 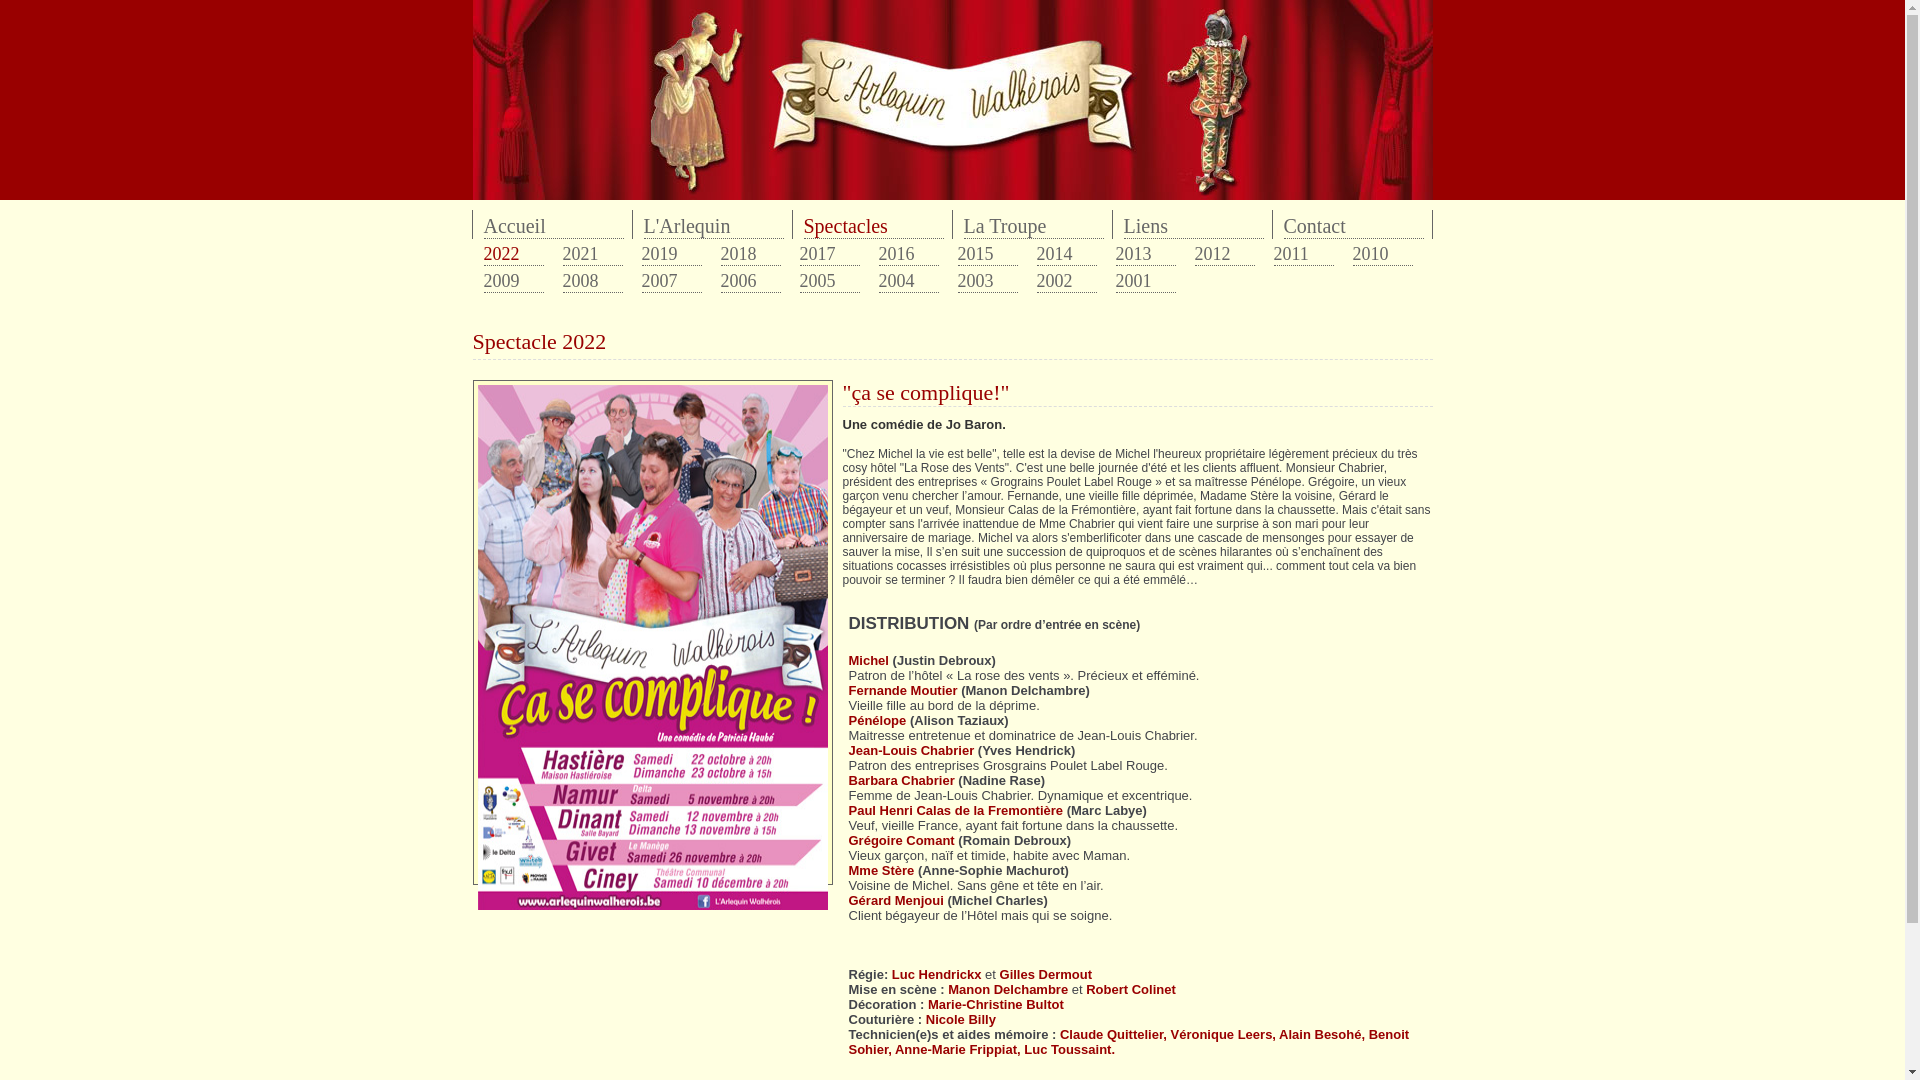 What do you see at coordinates (1146, 281) in the screenshot?
I see `'2001'` at bounding box center [1146, 281].